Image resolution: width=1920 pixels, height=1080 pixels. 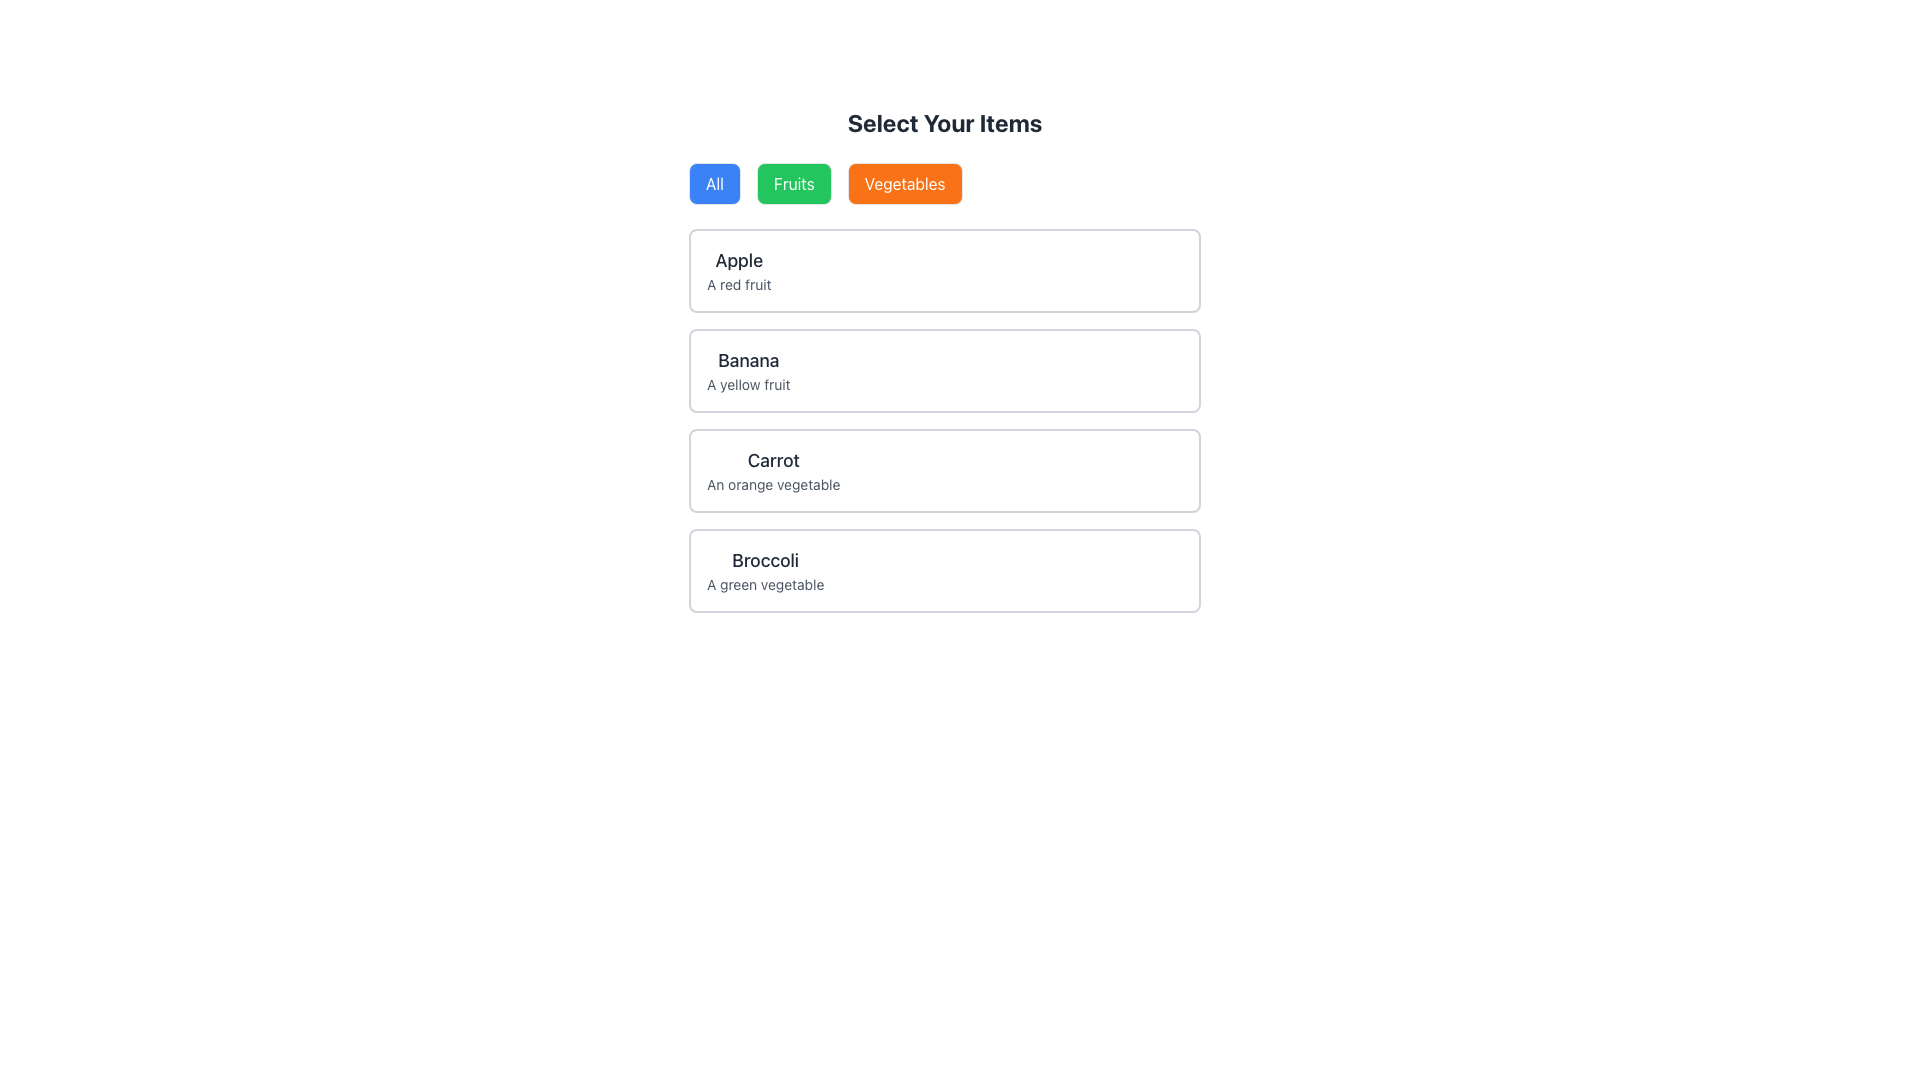 What do you see at coordinates (772, 485) in the screenshot?
I see `the text label that reads 'An orange vegetable', styled in a smaller gray font, located beneath the header 'Carrot' in the categorized list item` at bounding box center [772, 485].